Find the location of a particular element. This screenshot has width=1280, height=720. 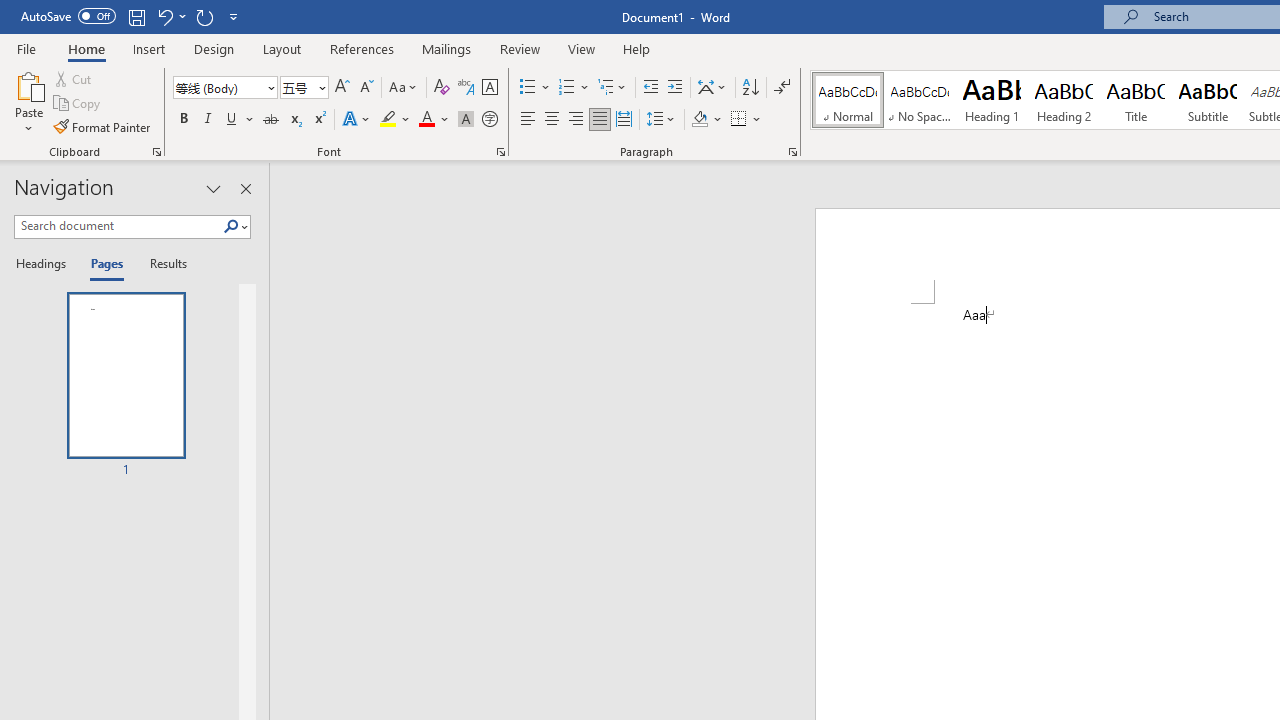

'Text Highlight Color' is located at coordinates (395, 119).